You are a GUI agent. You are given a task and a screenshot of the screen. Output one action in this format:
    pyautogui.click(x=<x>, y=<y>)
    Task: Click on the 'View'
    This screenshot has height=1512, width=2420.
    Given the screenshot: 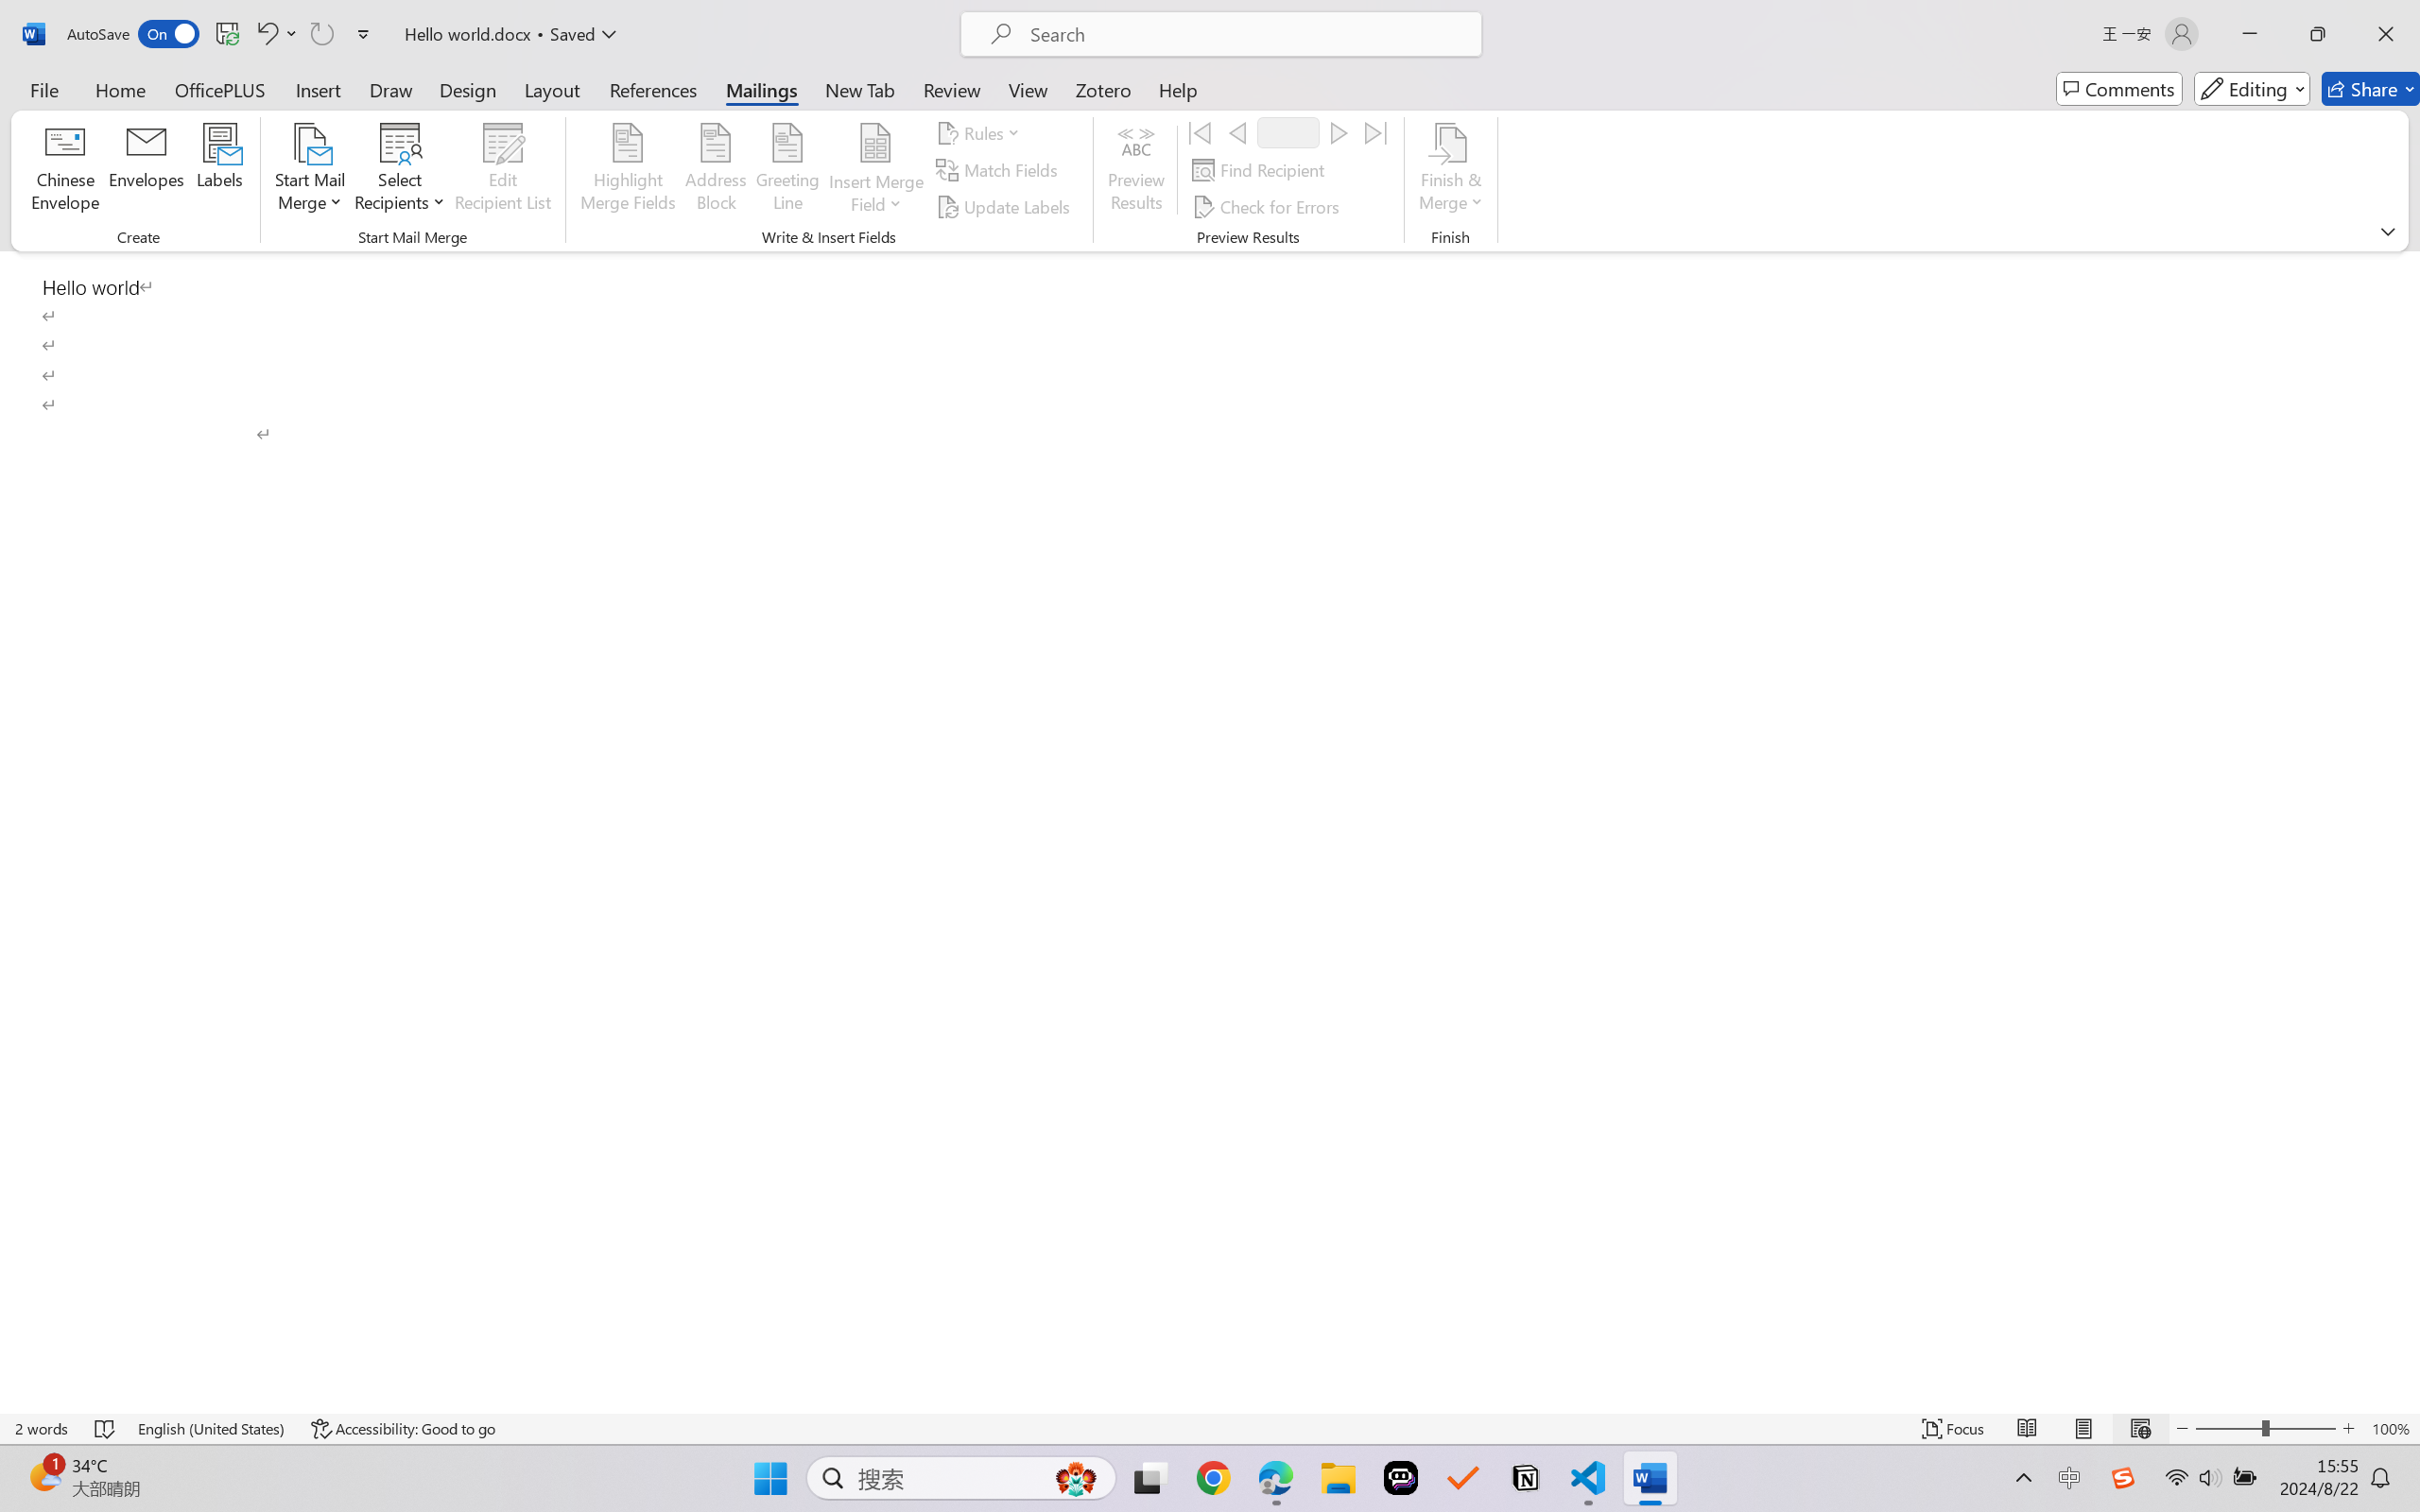 What is the action you would take?
    pyautogui.click(x=1028, y=88)
    